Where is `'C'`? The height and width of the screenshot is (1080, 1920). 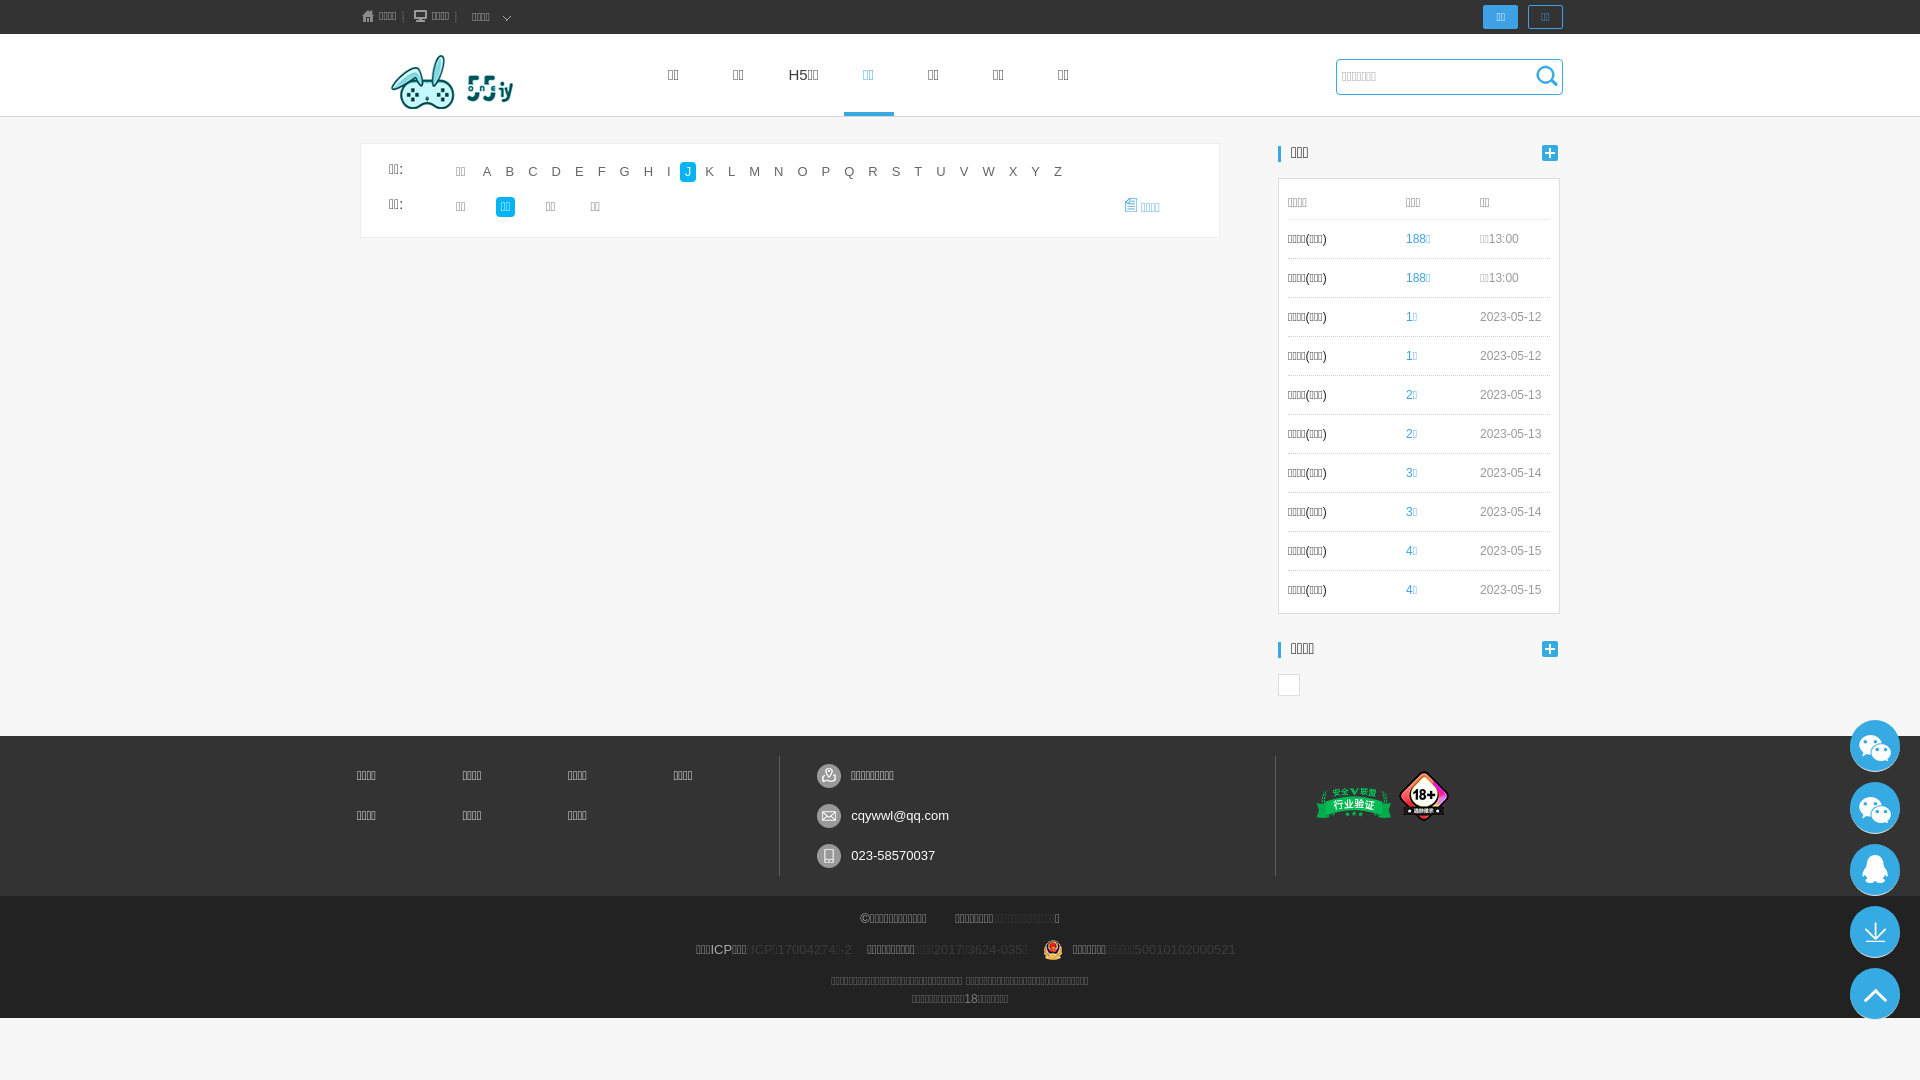 'C' is located at coordinates (532, 171).